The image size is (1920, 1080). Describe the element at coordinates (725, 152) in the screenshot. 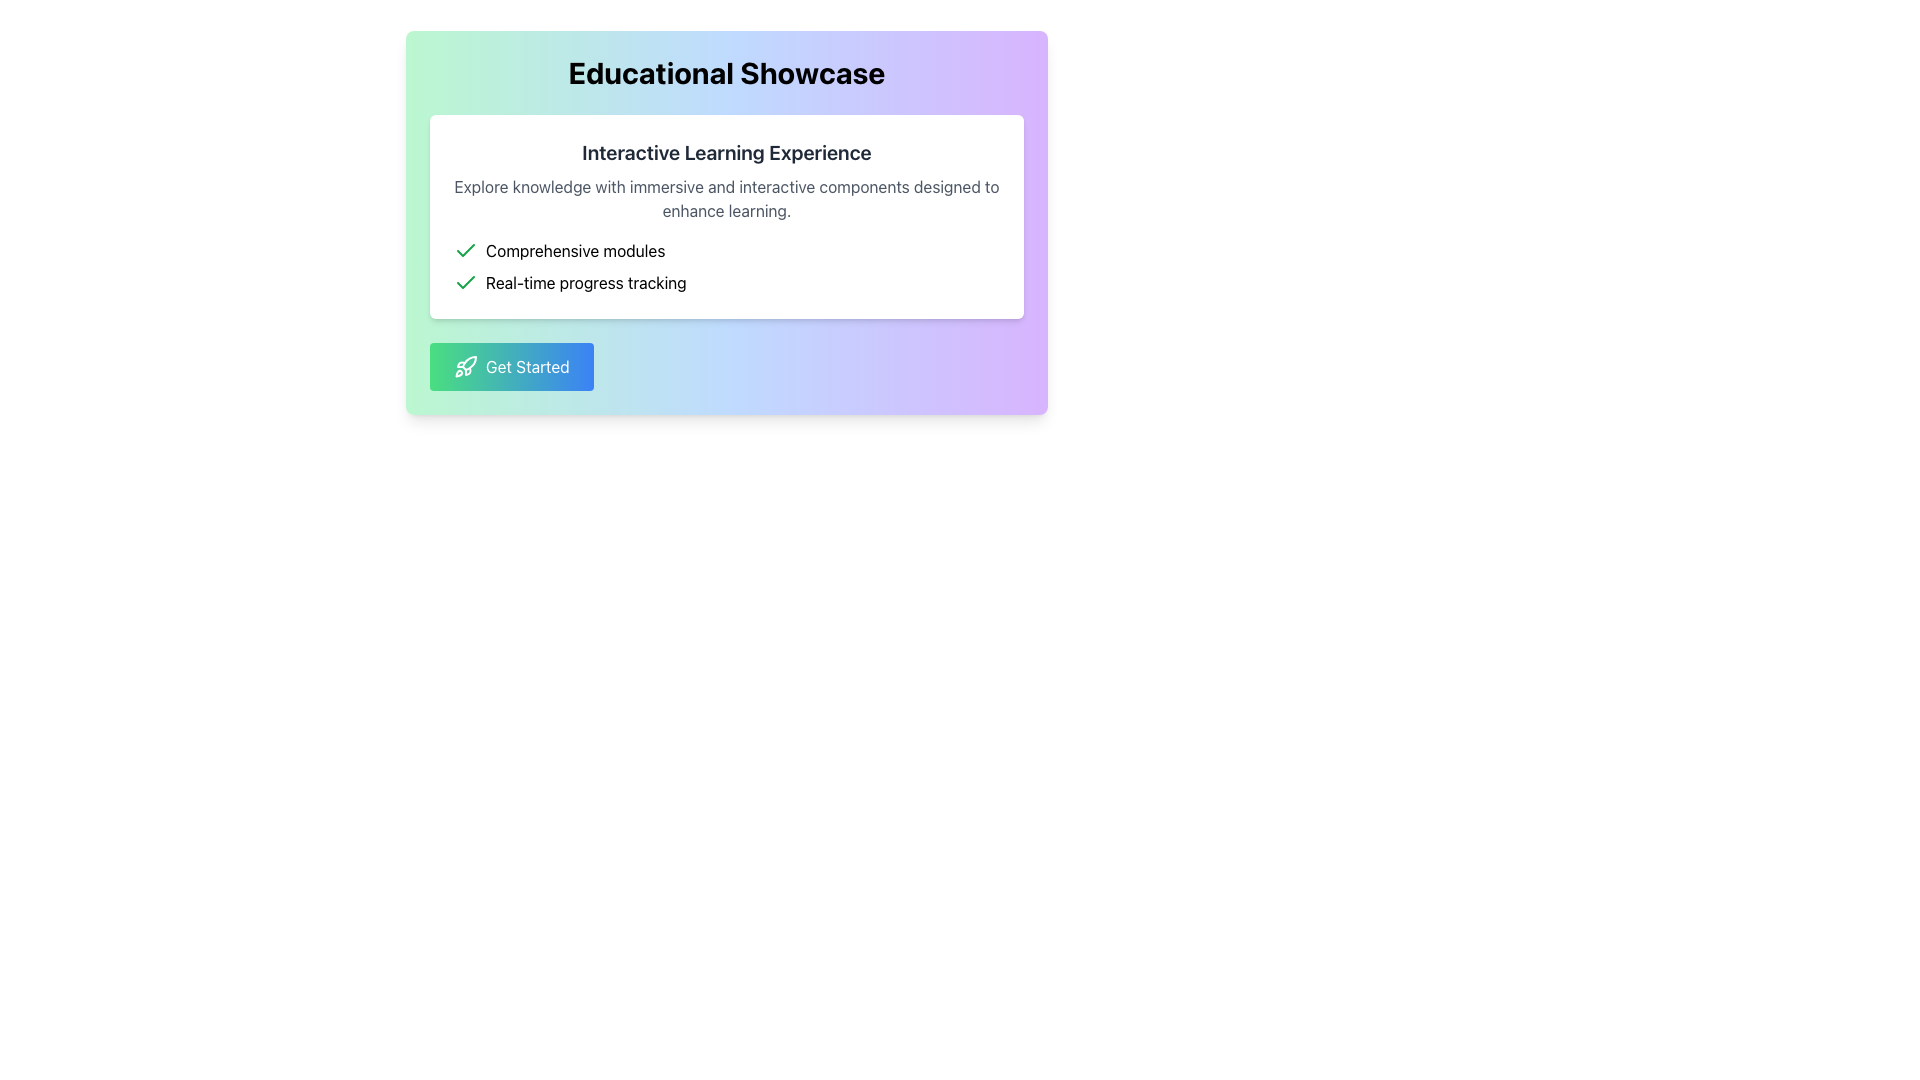

I see `the text label that says 'Interactive Learning Experience', which is styled in bold, large black font at the top of a white card background` at that location.